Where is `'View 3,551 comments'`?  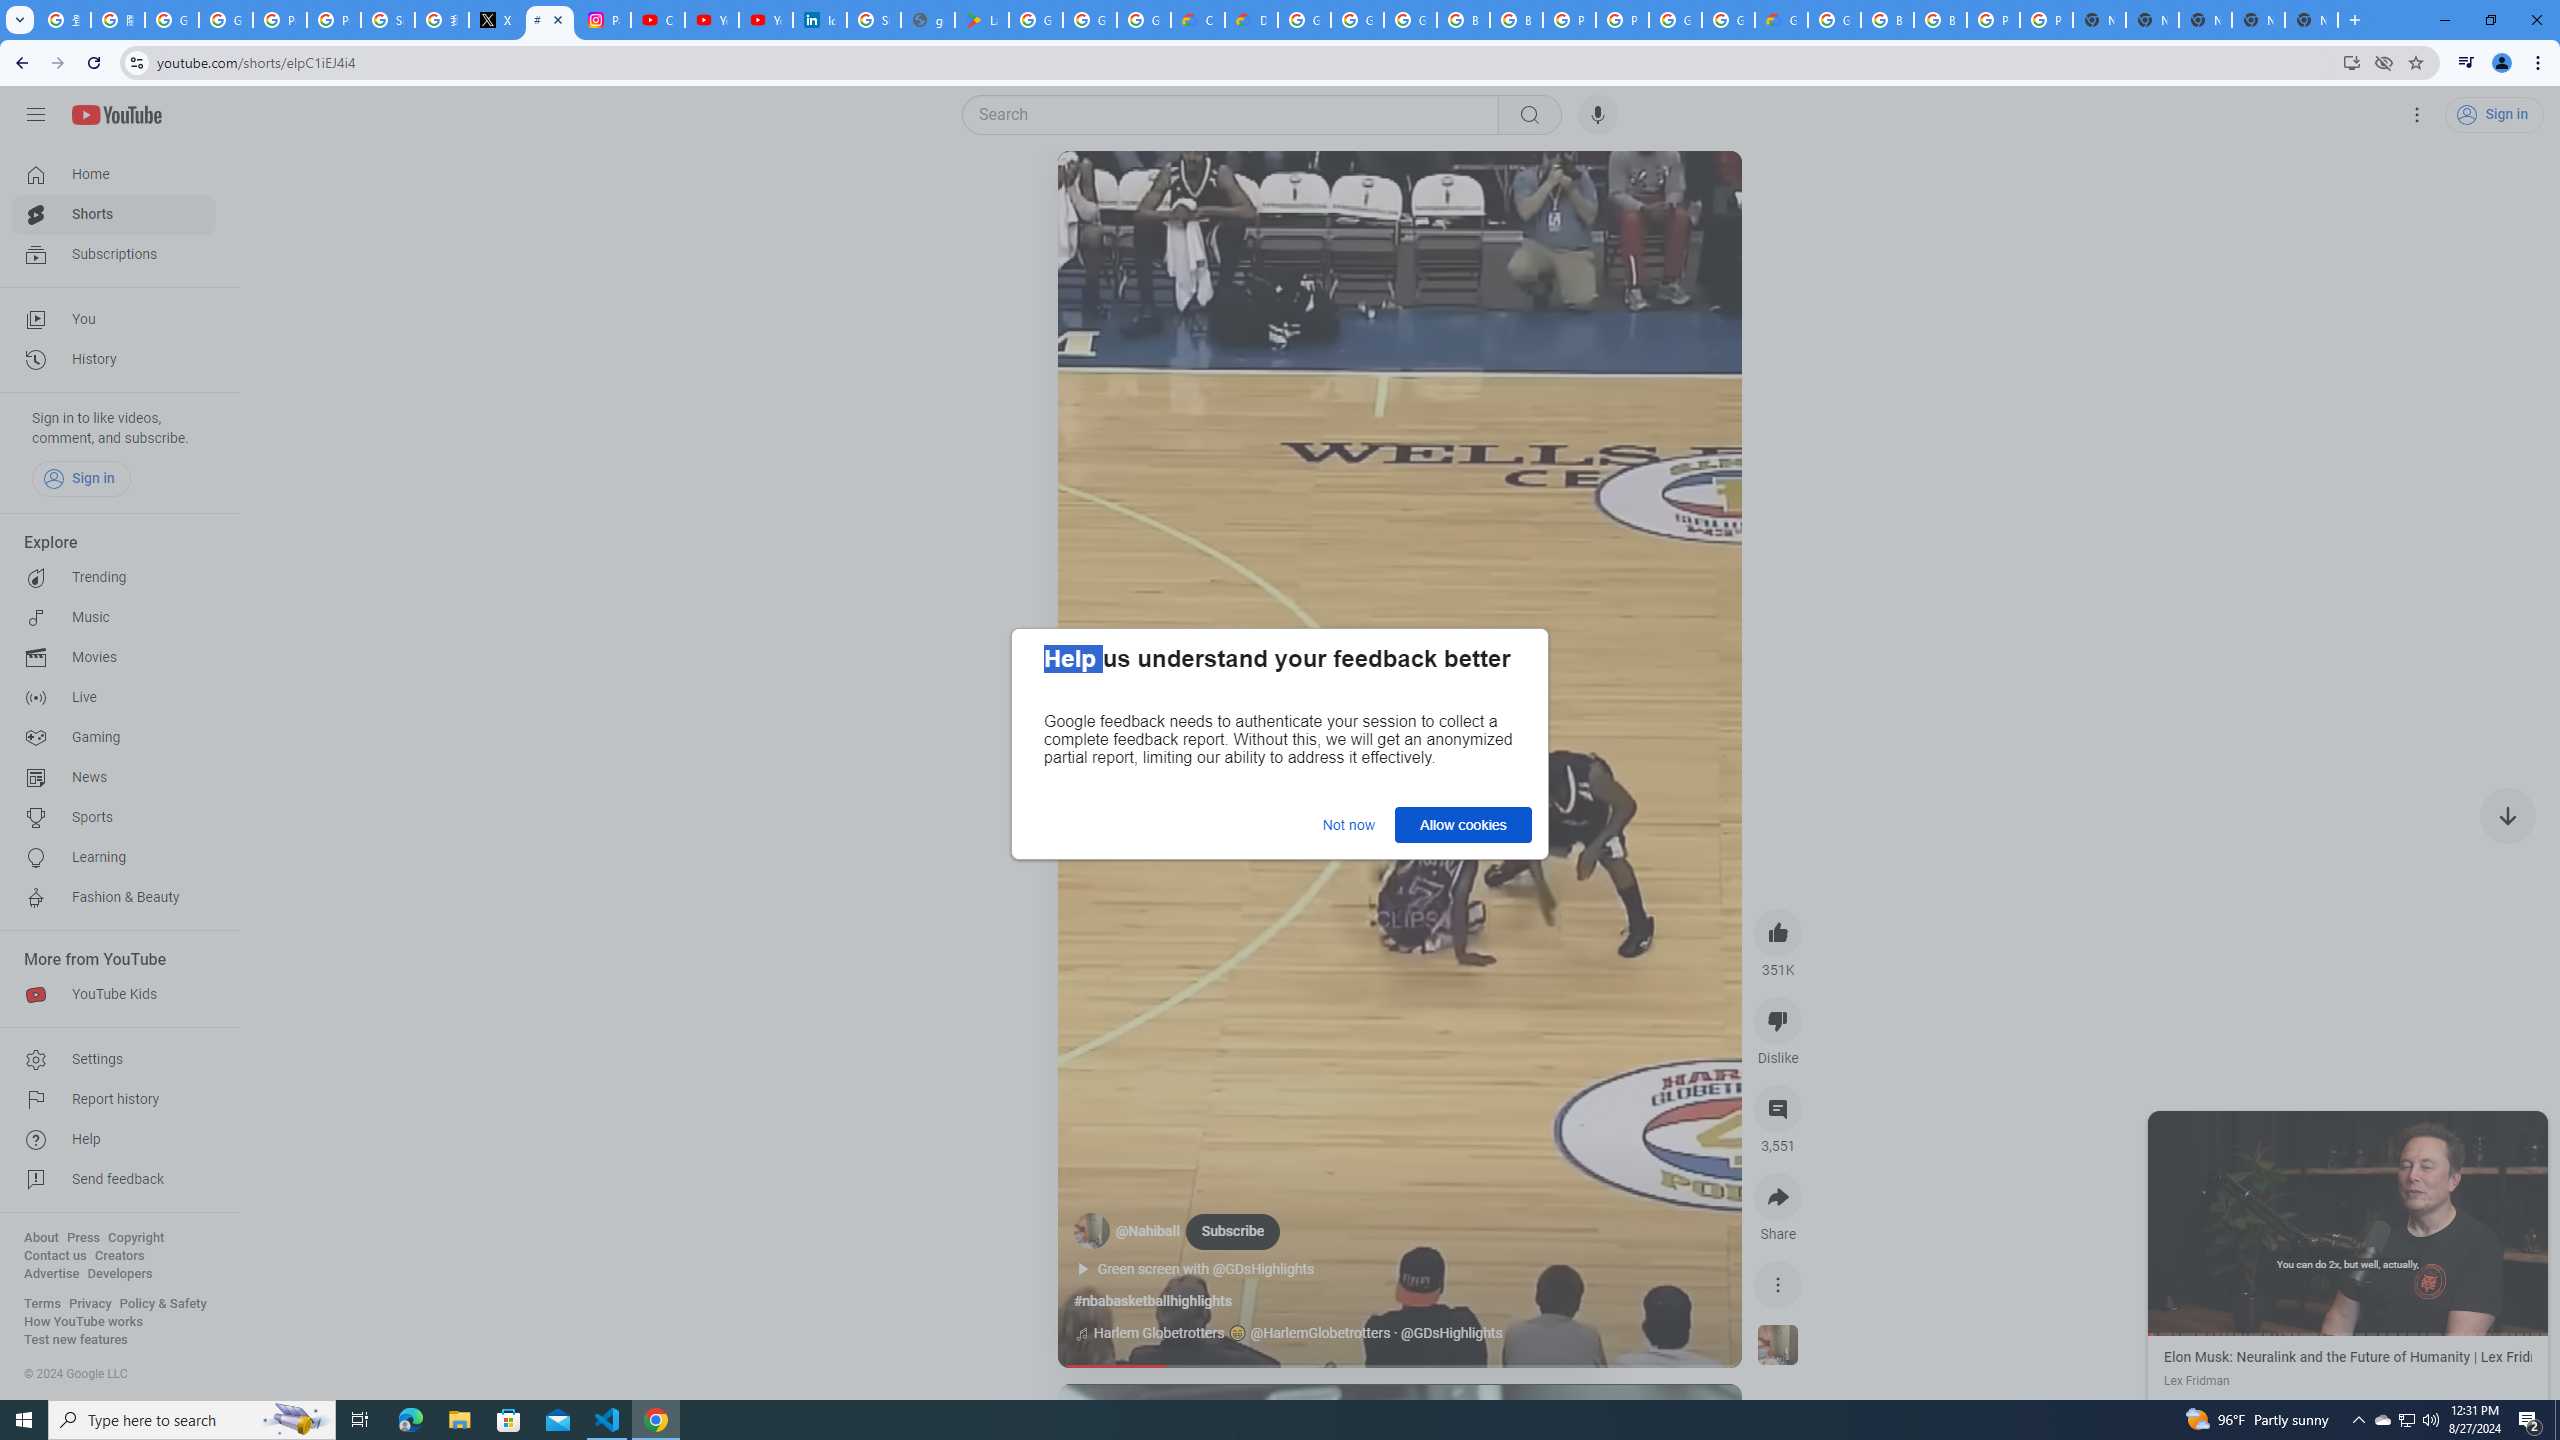
'View 3,551 comments' is located at coordinates (1777, 1107).